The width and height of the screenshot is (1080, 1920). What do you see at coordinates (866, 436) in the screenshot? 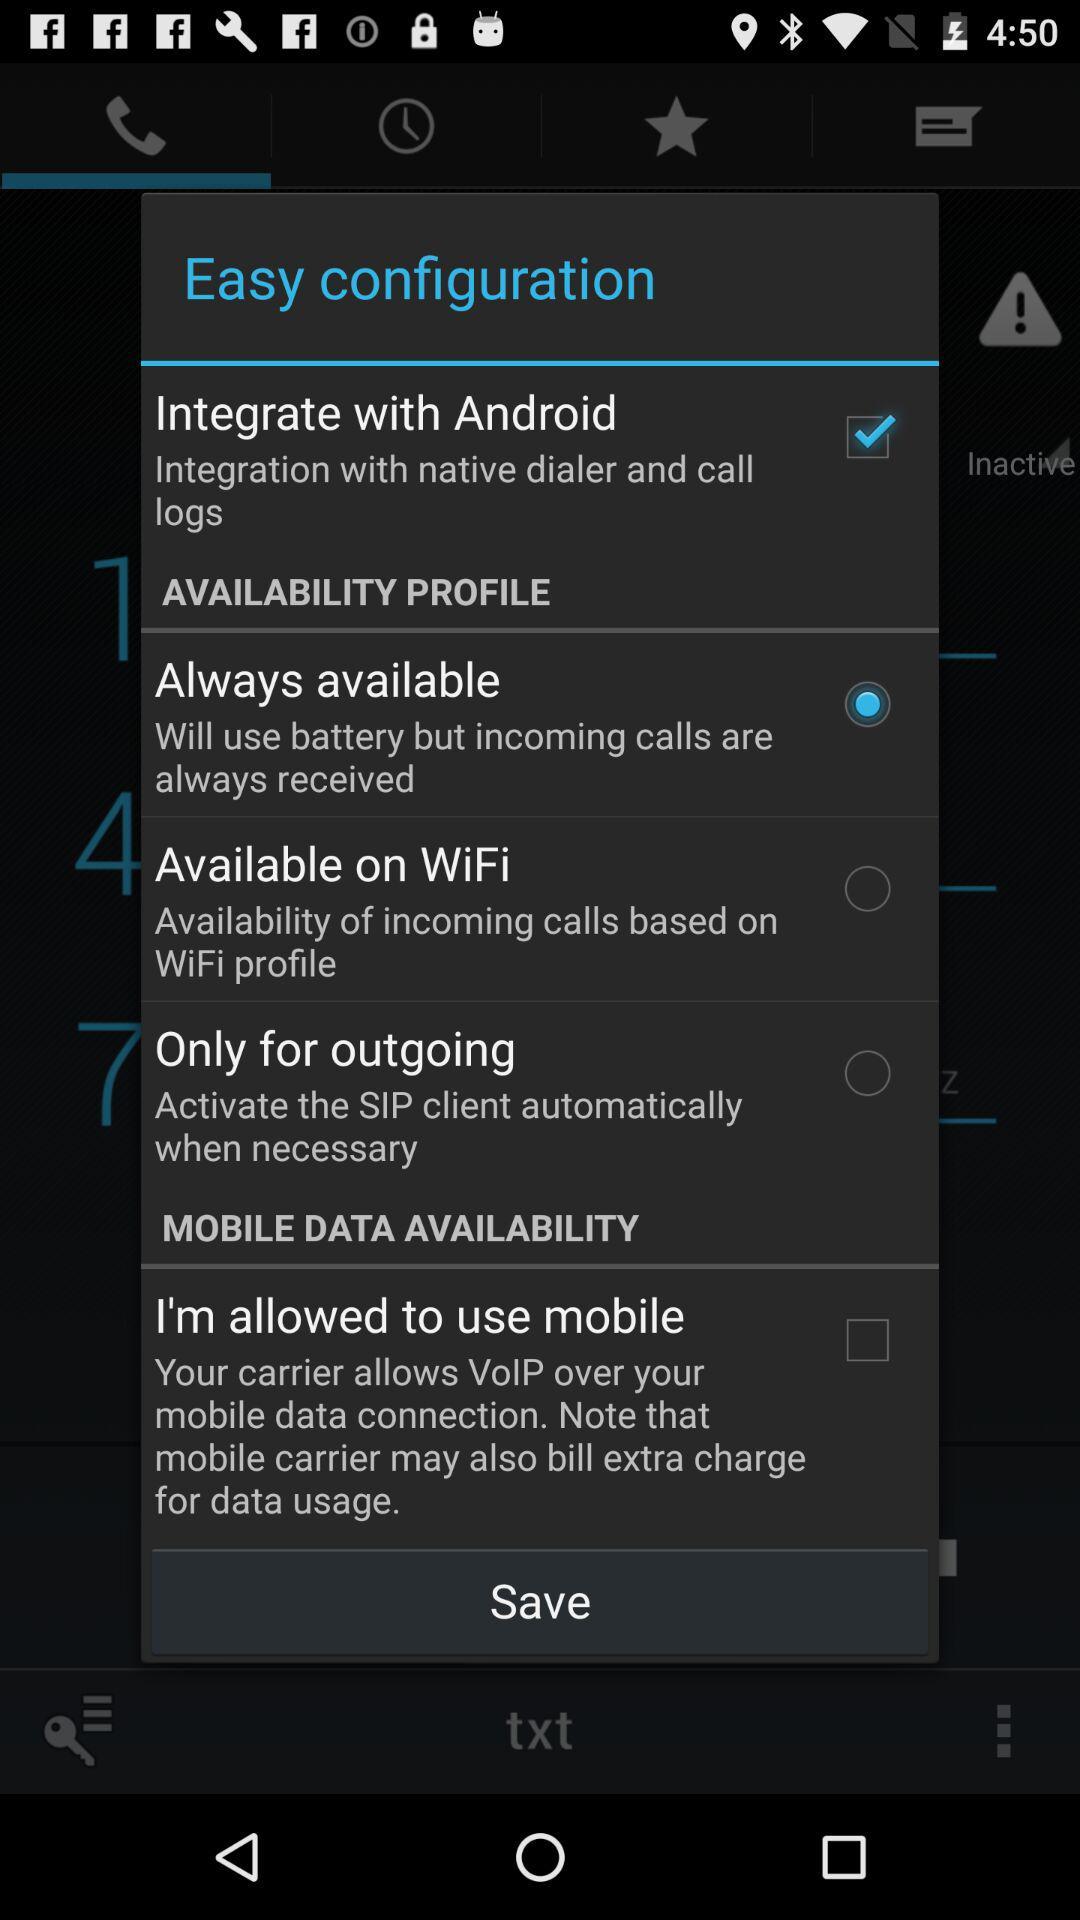
I see `item above the availability profile` at bounding box center [866, 436].